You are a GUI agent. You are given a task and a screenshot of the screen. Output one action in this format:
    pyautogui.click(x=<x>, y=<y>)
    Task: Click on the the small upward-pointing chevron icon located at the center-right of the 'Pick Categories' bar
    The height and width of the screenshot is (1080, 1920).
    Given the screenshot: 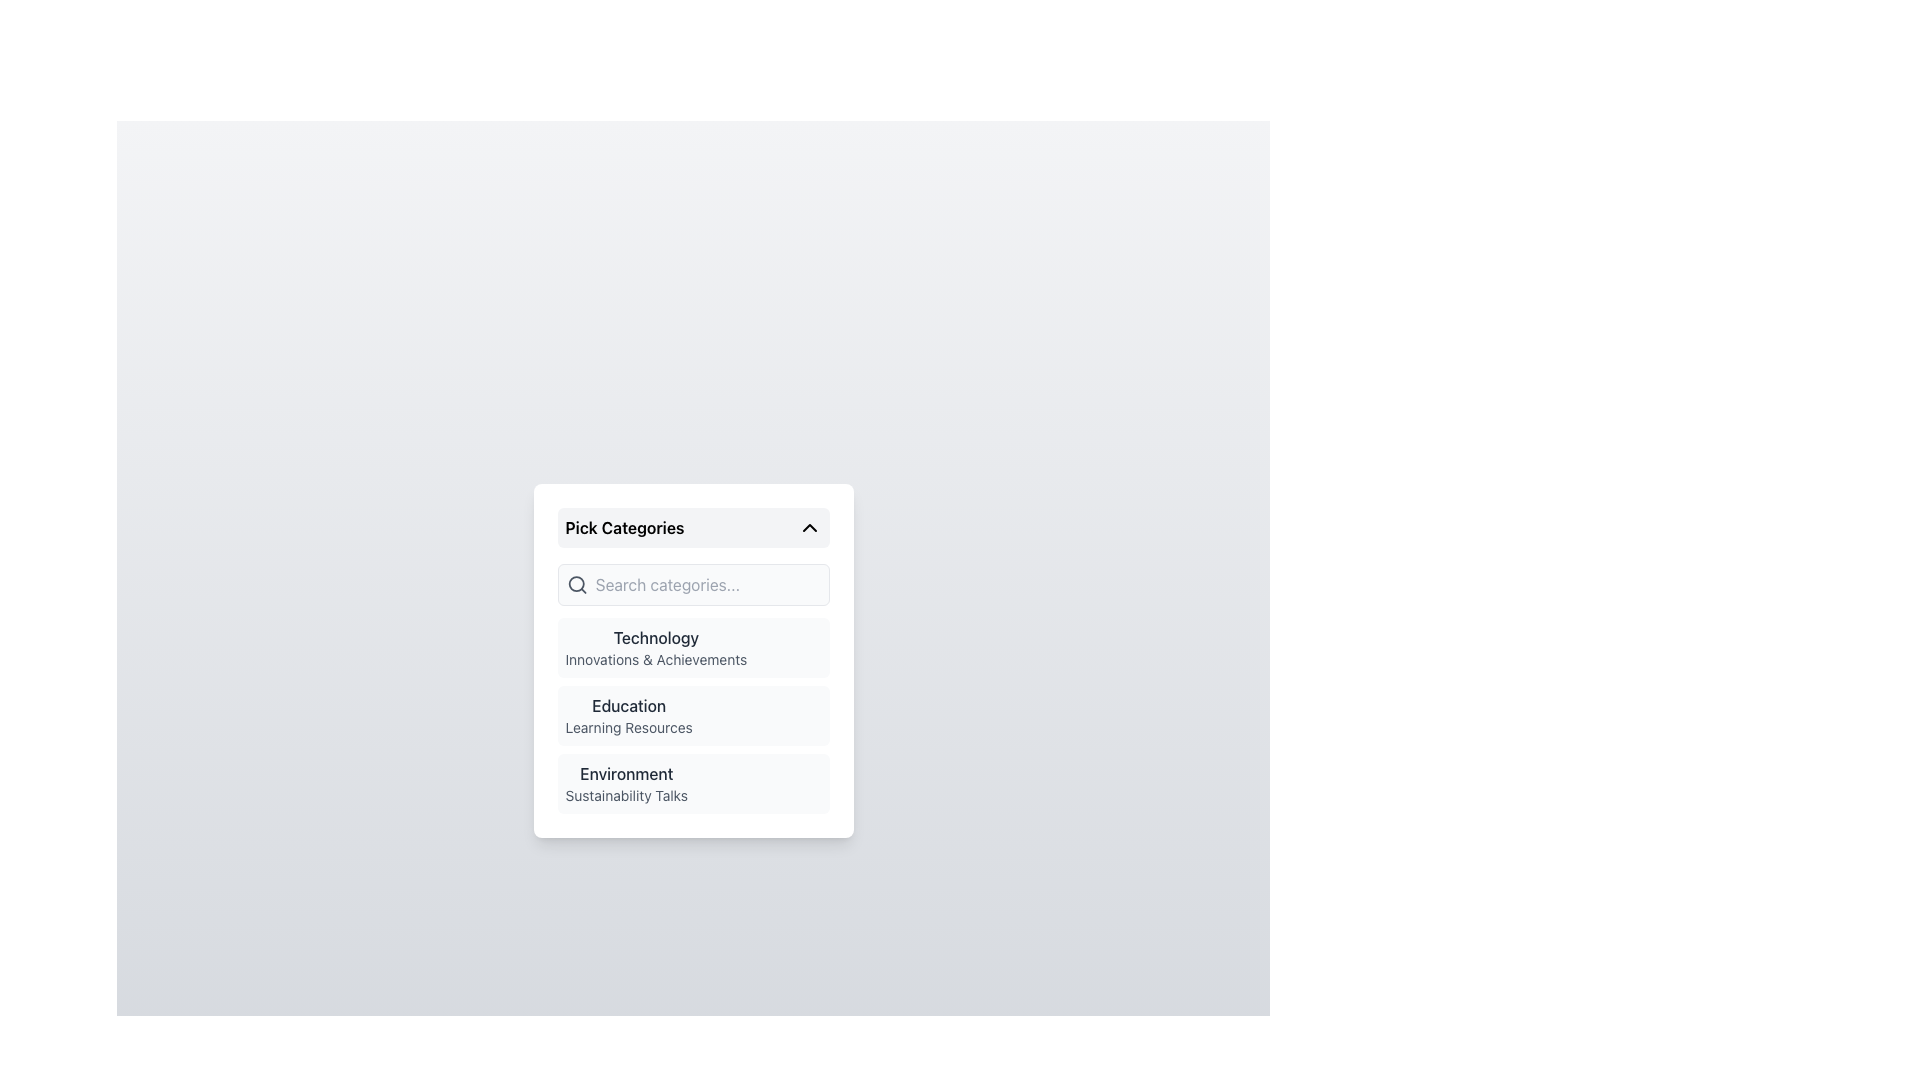 What is the action you would take?
    pyautogui.click(x=809, y=527)
    